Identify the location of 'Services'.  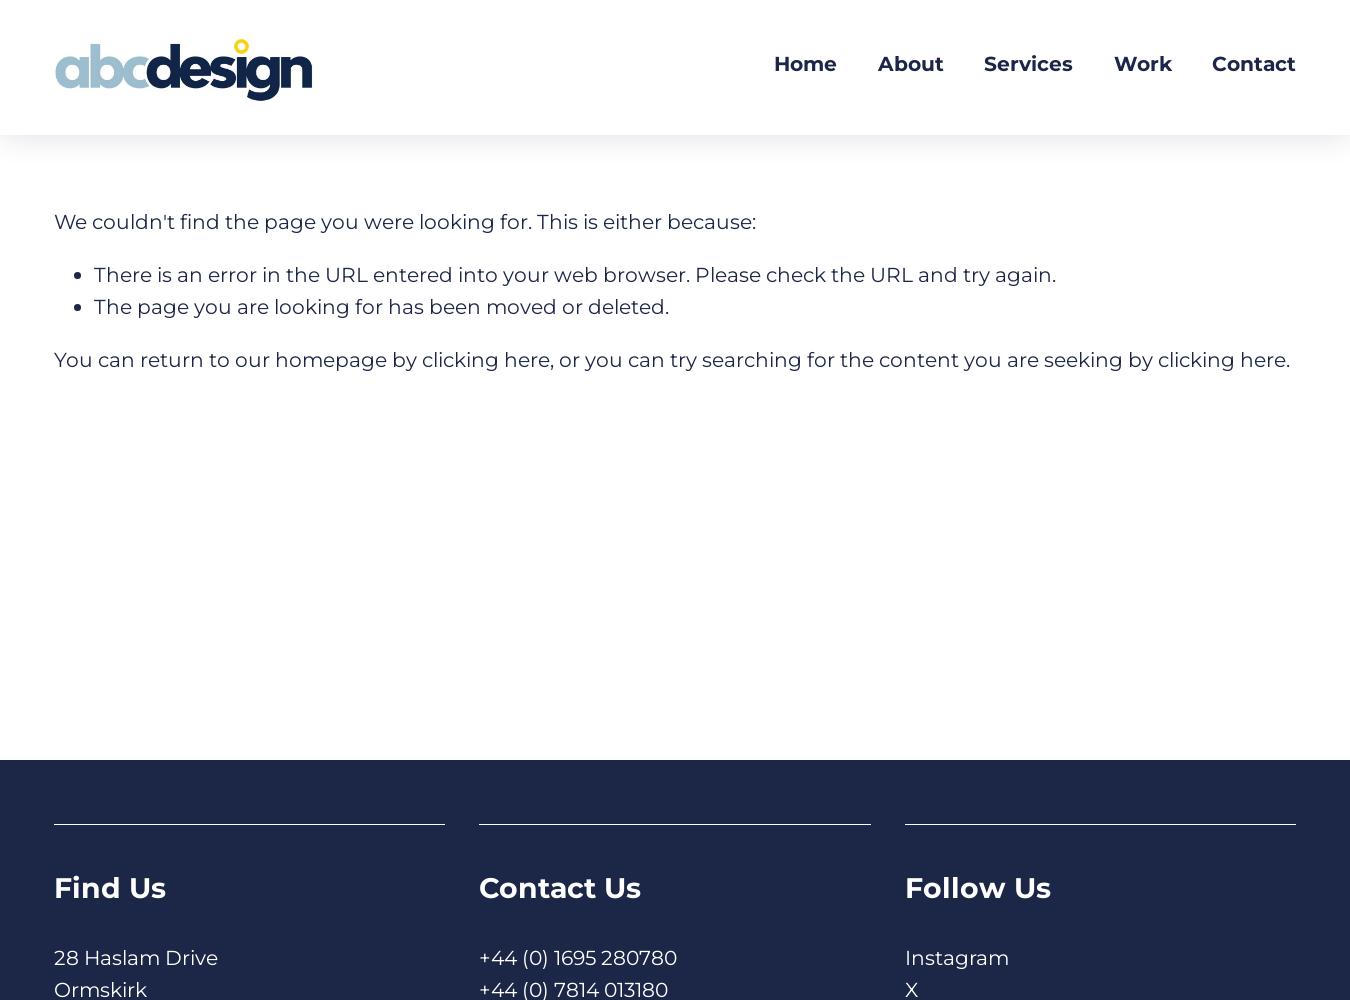
(1028, 62).